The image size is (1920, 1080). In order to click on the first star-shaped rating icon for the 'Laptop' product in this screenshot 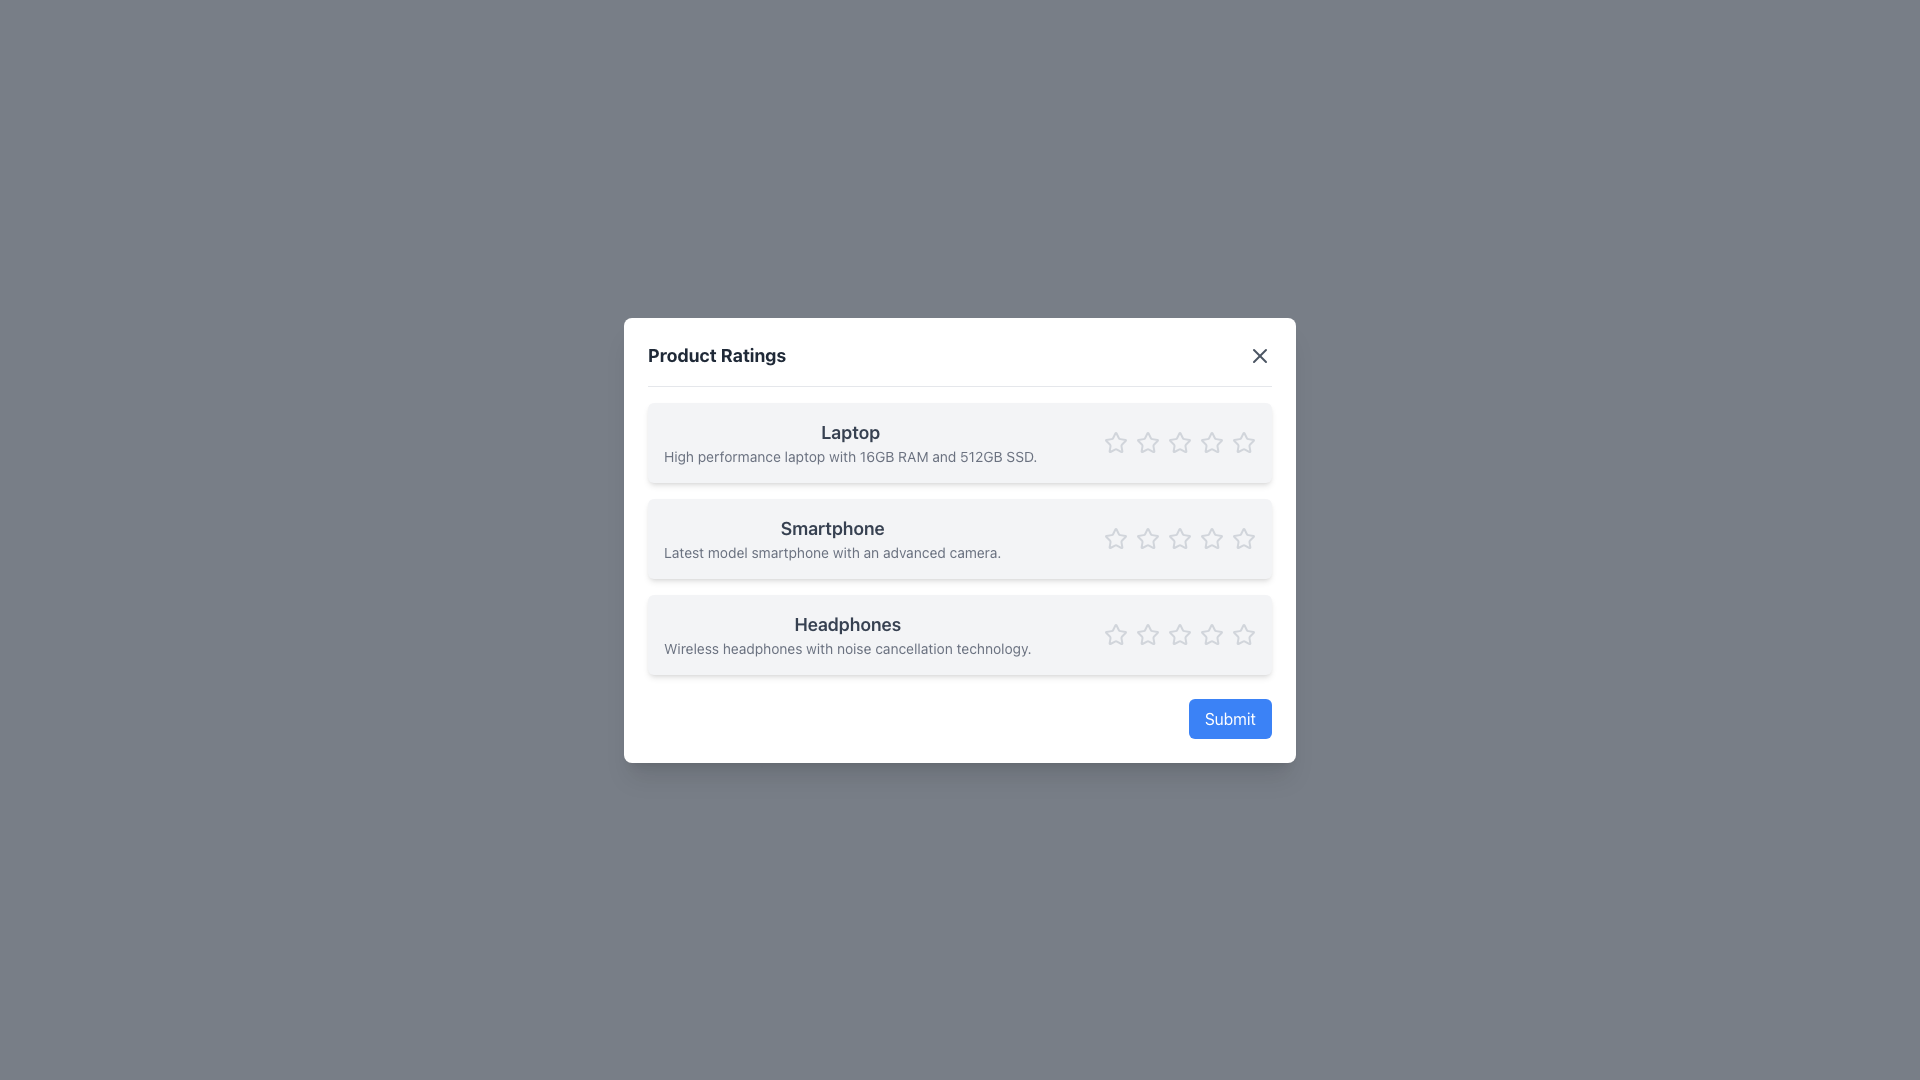, I will do `click(1115, 441)`.